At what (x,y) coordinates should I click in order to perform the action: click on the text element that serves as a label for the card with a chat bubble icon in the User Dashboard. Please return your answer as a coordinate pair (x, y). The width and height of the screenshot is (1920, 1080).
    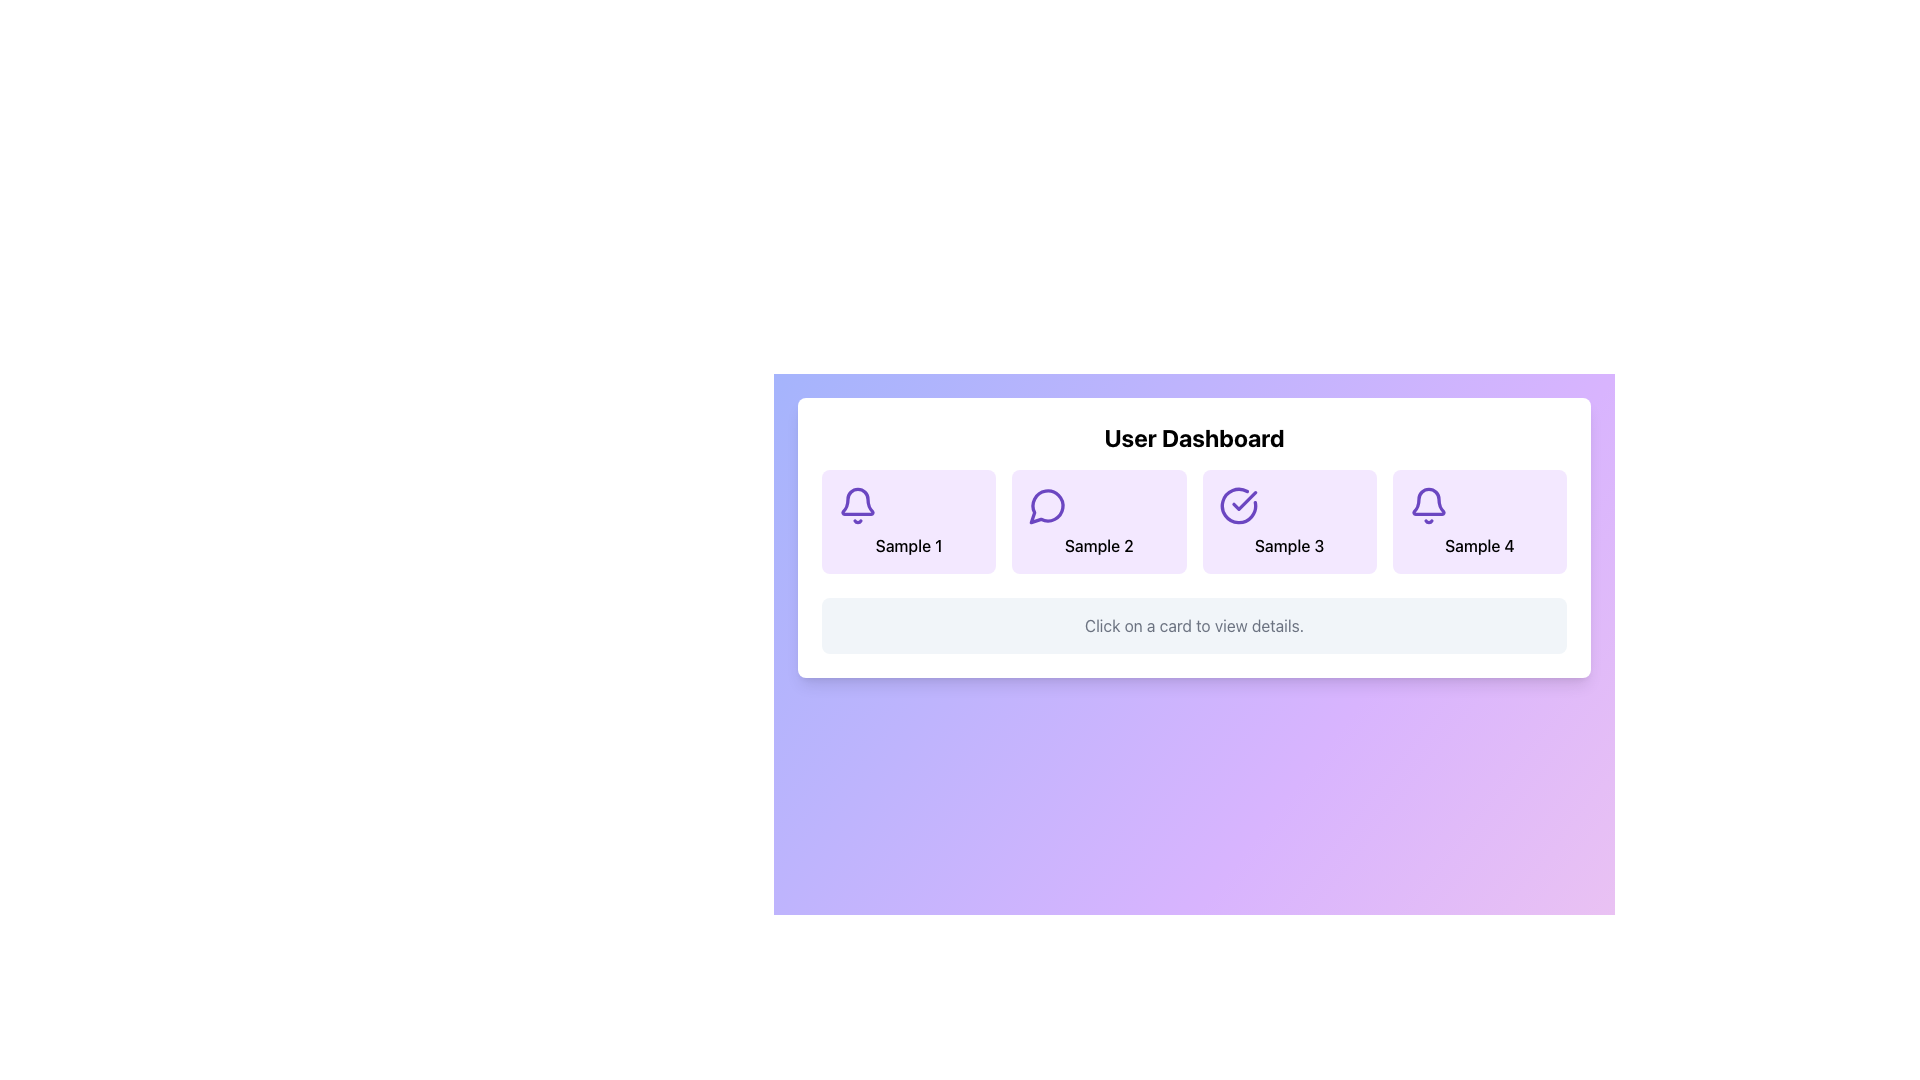
    Looking at the image, I should click on (1098, 546).